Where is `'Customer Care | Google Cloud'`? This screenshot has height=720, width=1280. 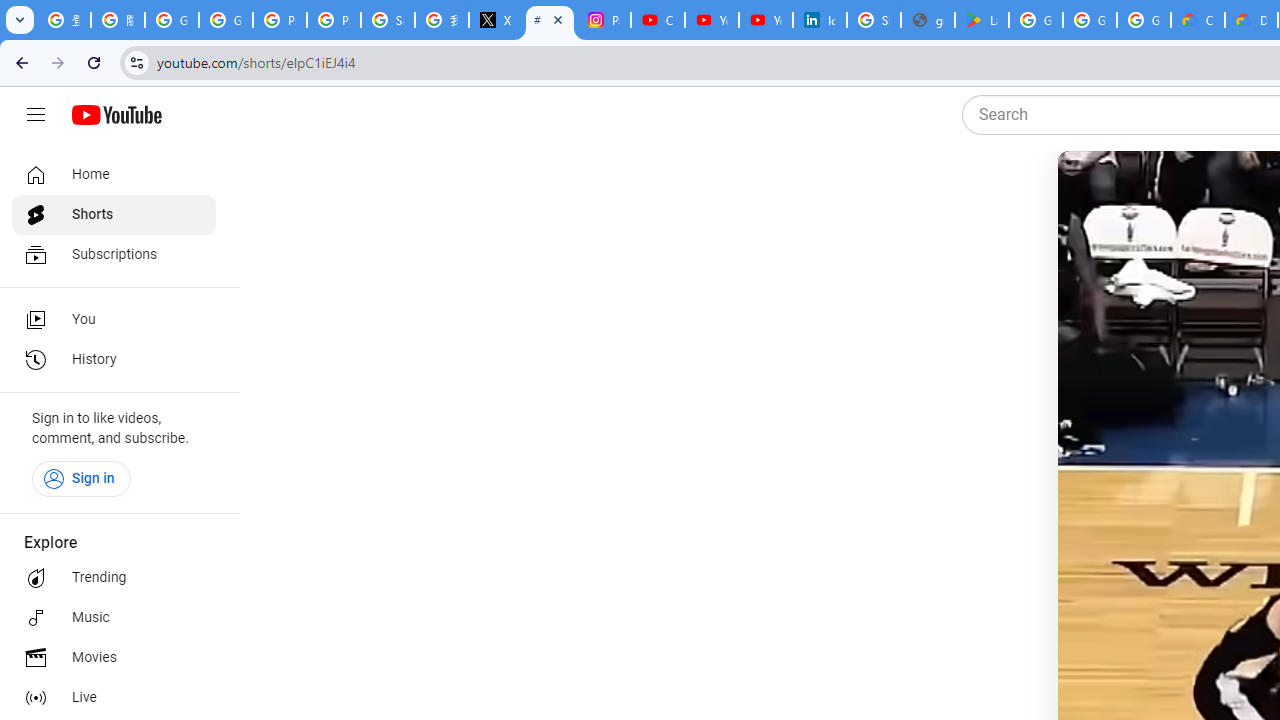 'Customer Care | Google Cloud' is located at coordinates (1198, 20).